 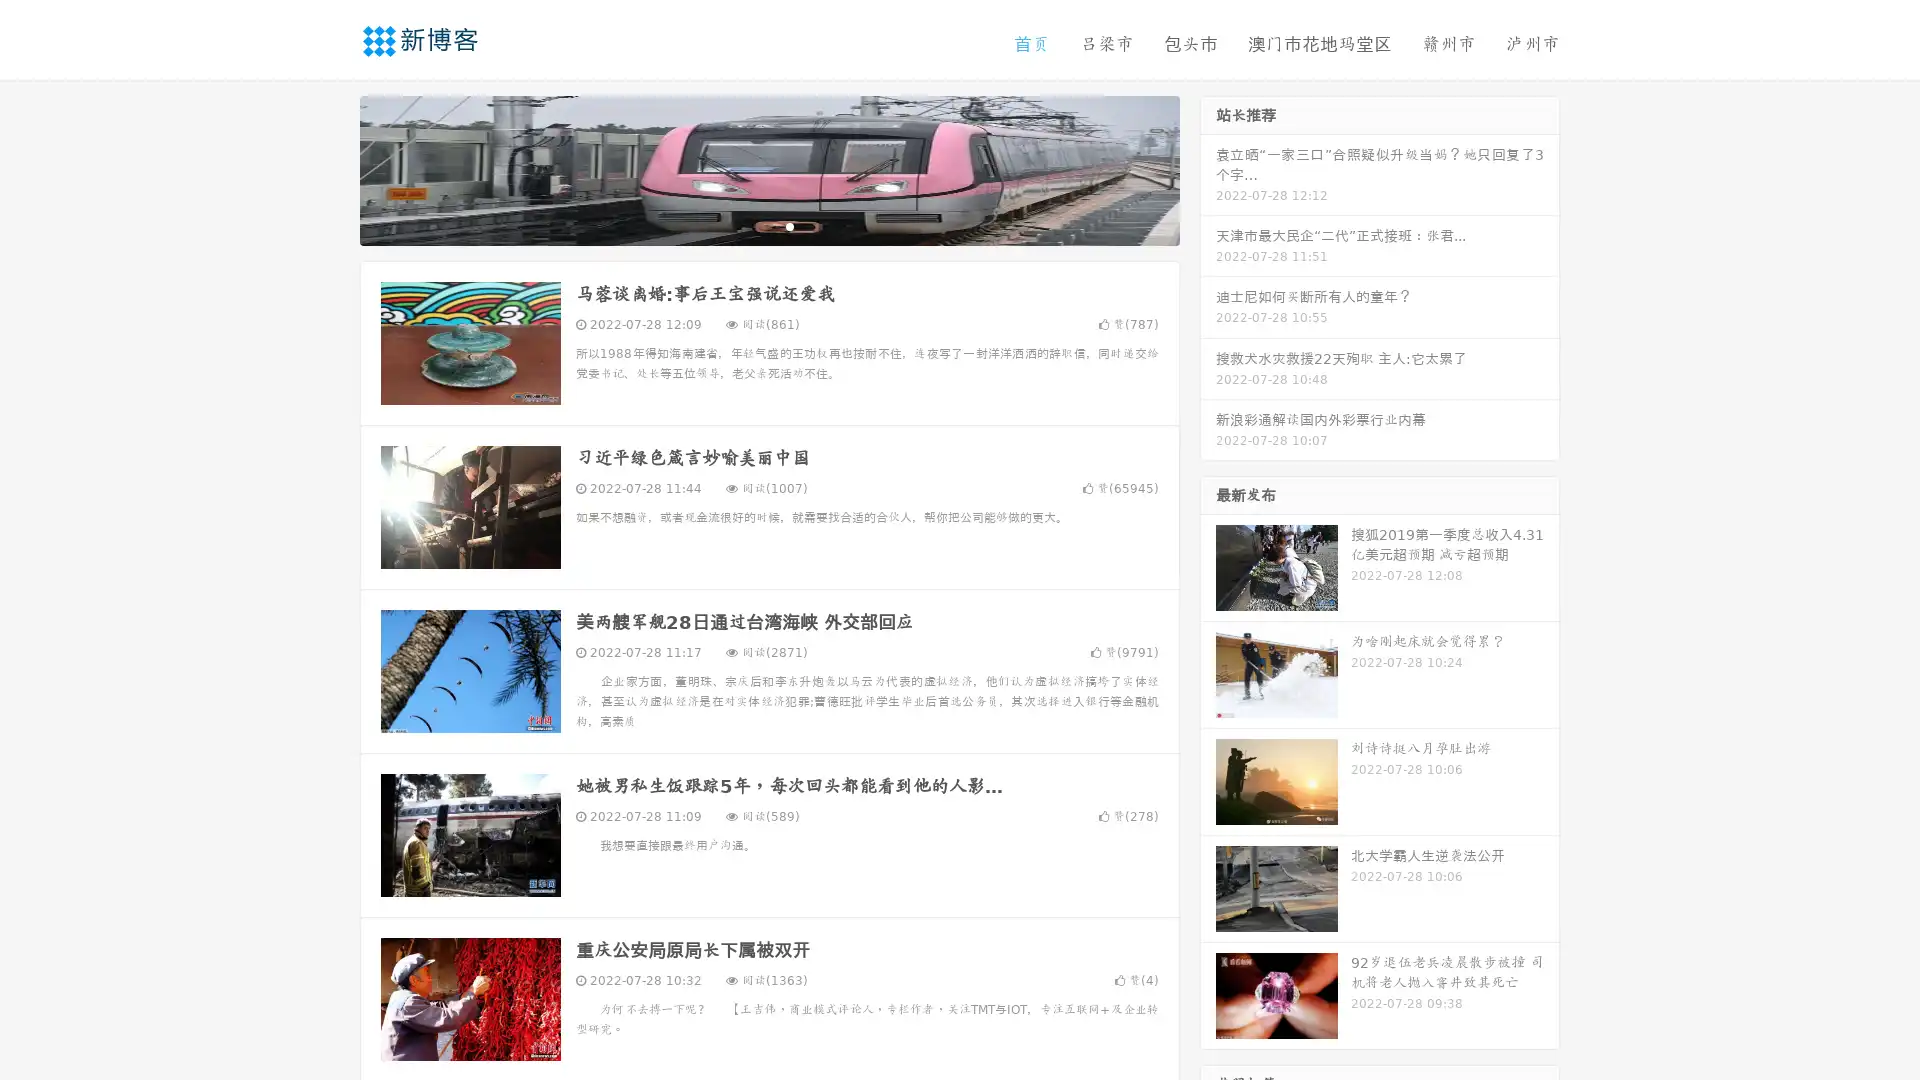 What do you see at coordinates (768, 225) in the screenshot?
I see `Go to slide 2` at bounding box center [768, 225].